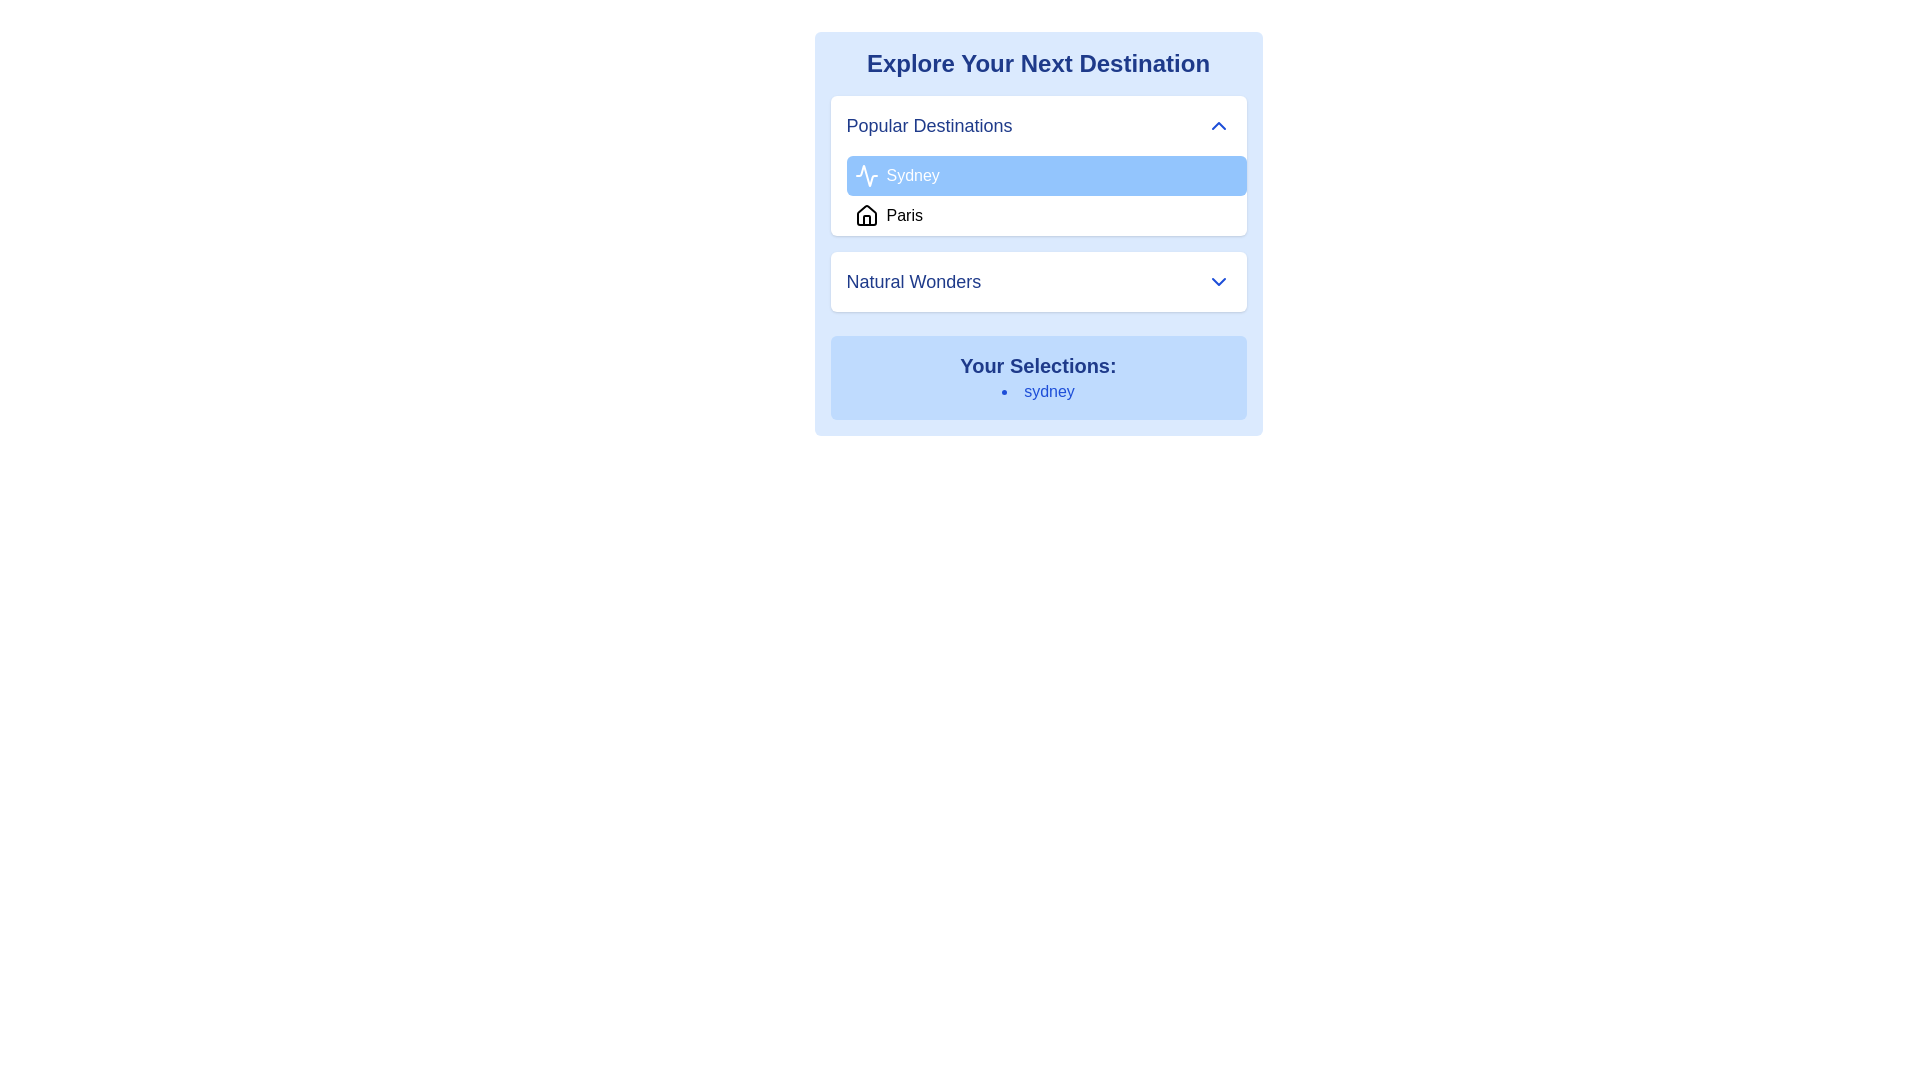  Describe the element at coordinates (1217, 126) in the screenshot. I see `the upward-pointing blue chevron icon button located at the far right of the 'Popular Destinations' header` at that location.